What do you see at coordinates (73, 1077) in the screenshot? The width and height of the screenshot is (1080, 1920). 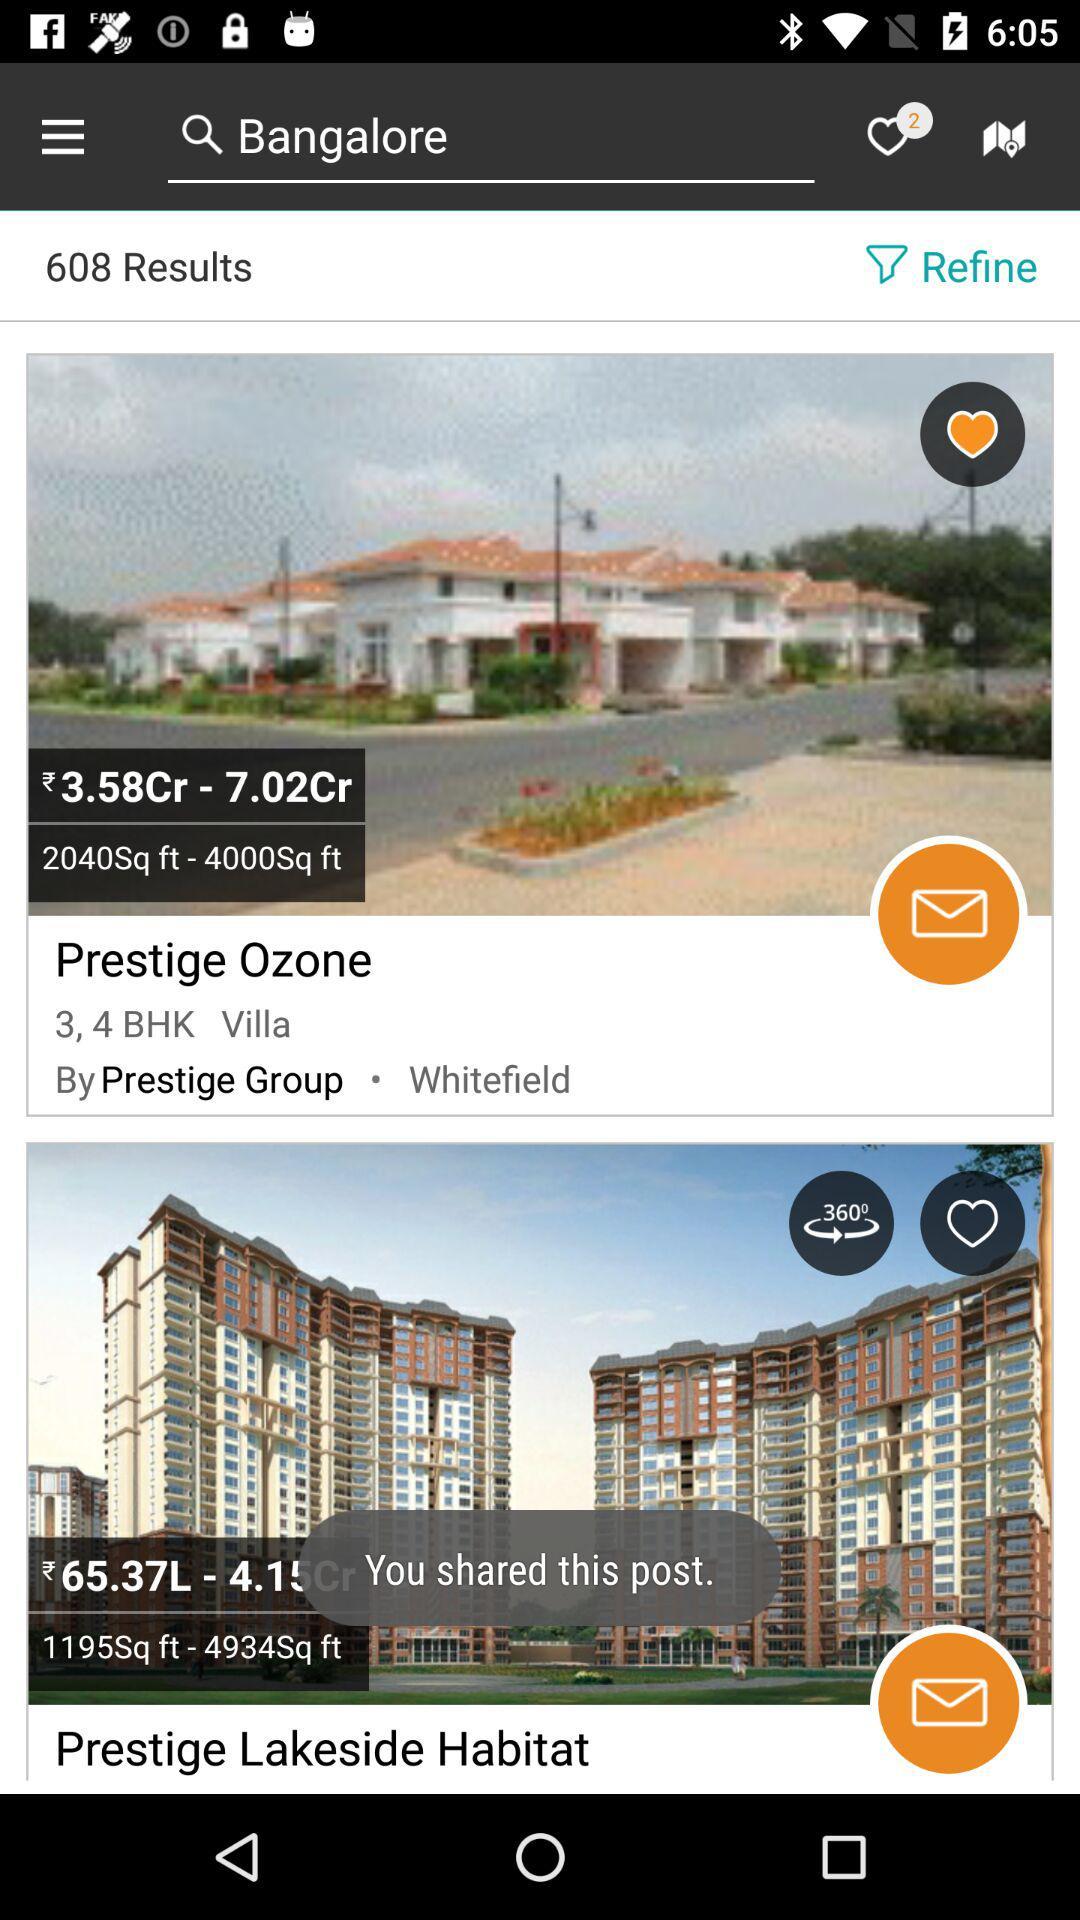 I see `item below the 3, 4 bhk item` at bounding box center [73, 1077].